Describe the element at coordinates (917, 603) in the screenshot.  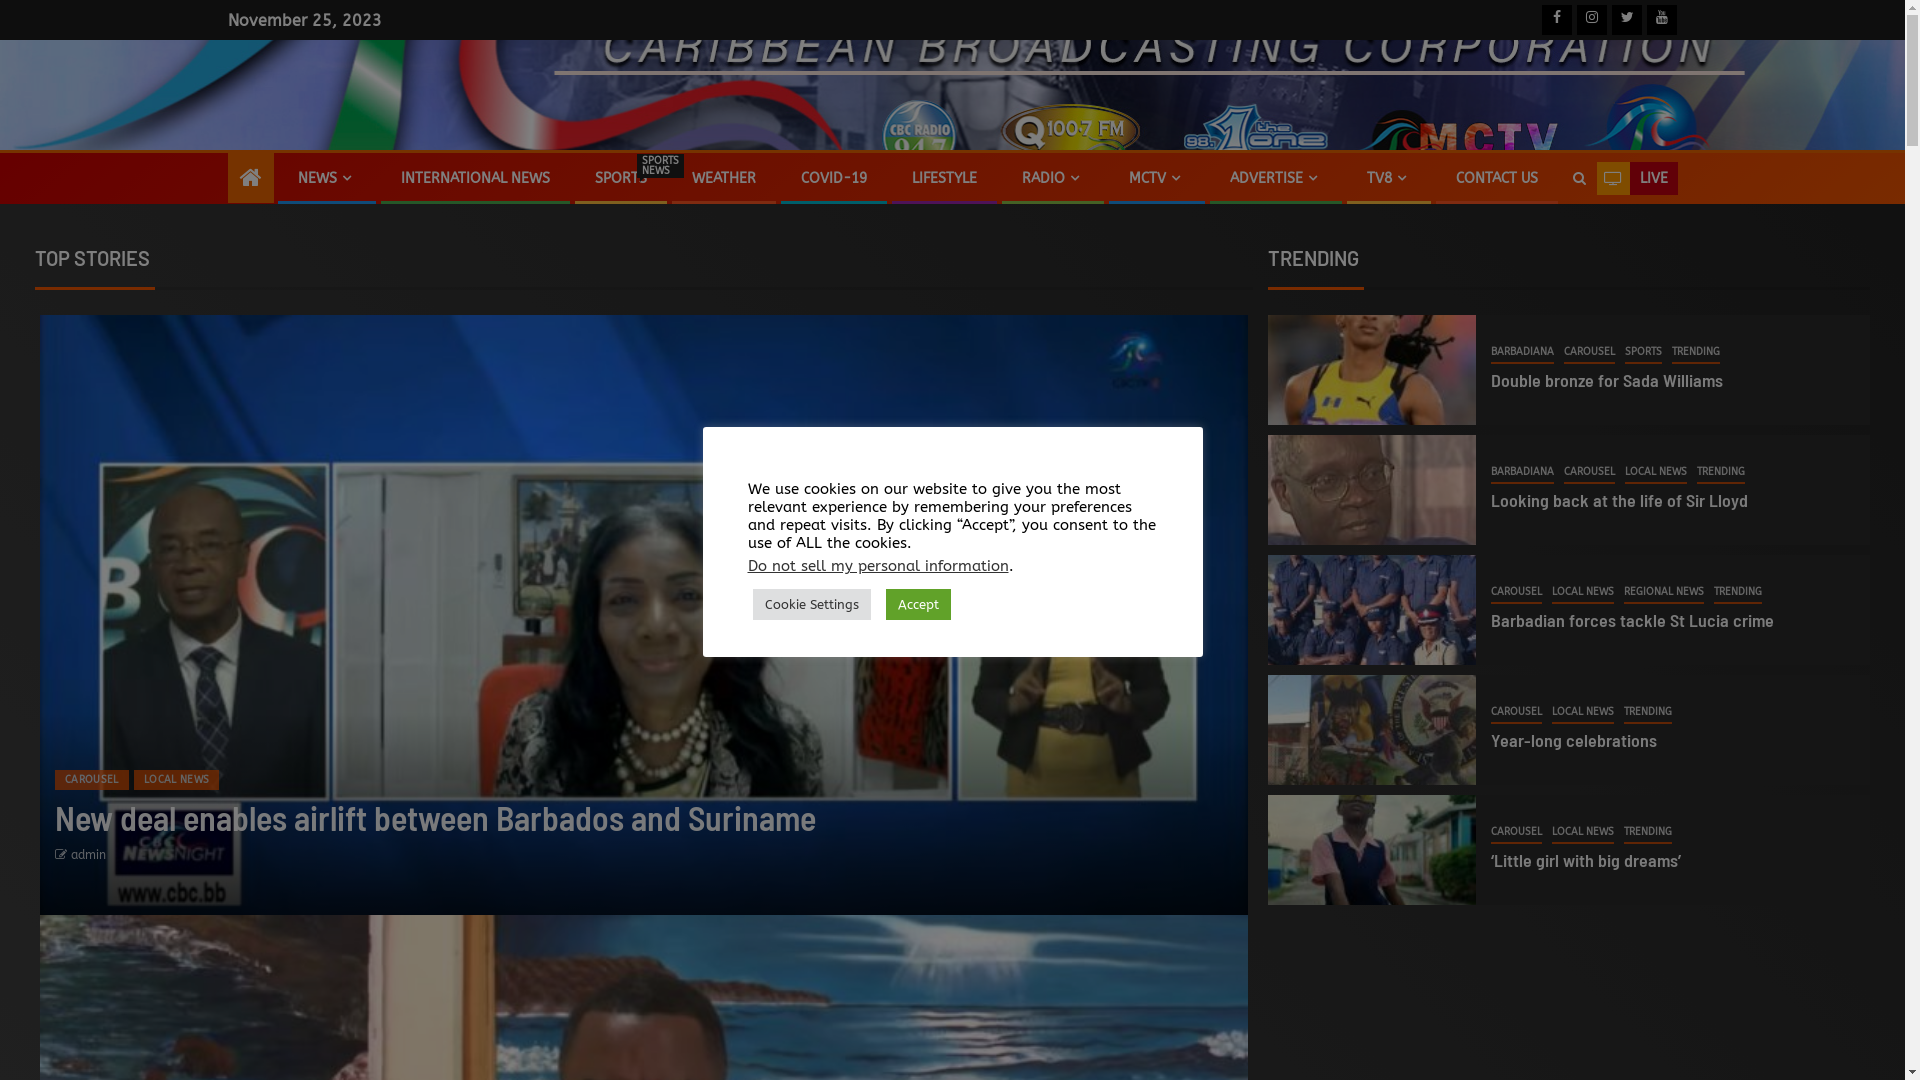
I see `'Accept'` at that location.